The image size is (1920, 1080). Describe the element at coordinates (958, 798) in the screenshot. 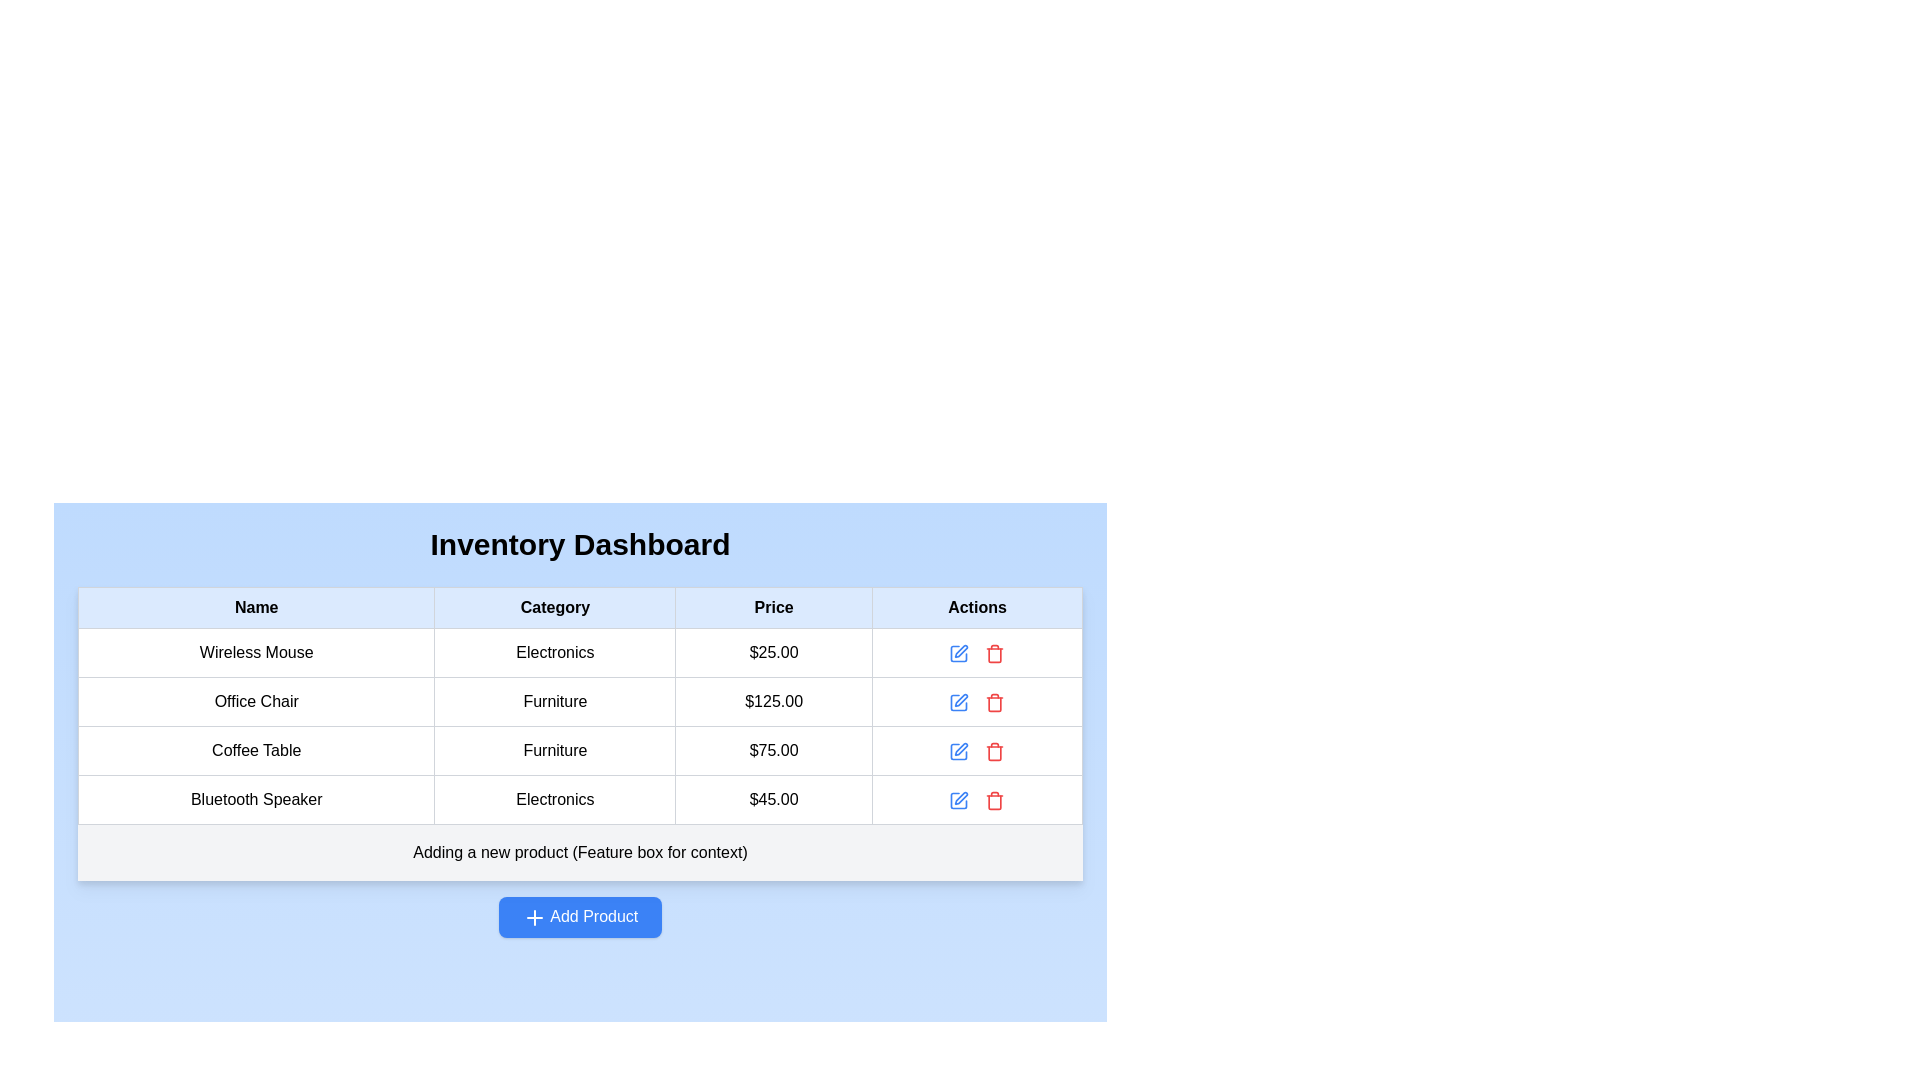

I see `the edit button located in the 'Actions' column of the last row of the table` at that location.